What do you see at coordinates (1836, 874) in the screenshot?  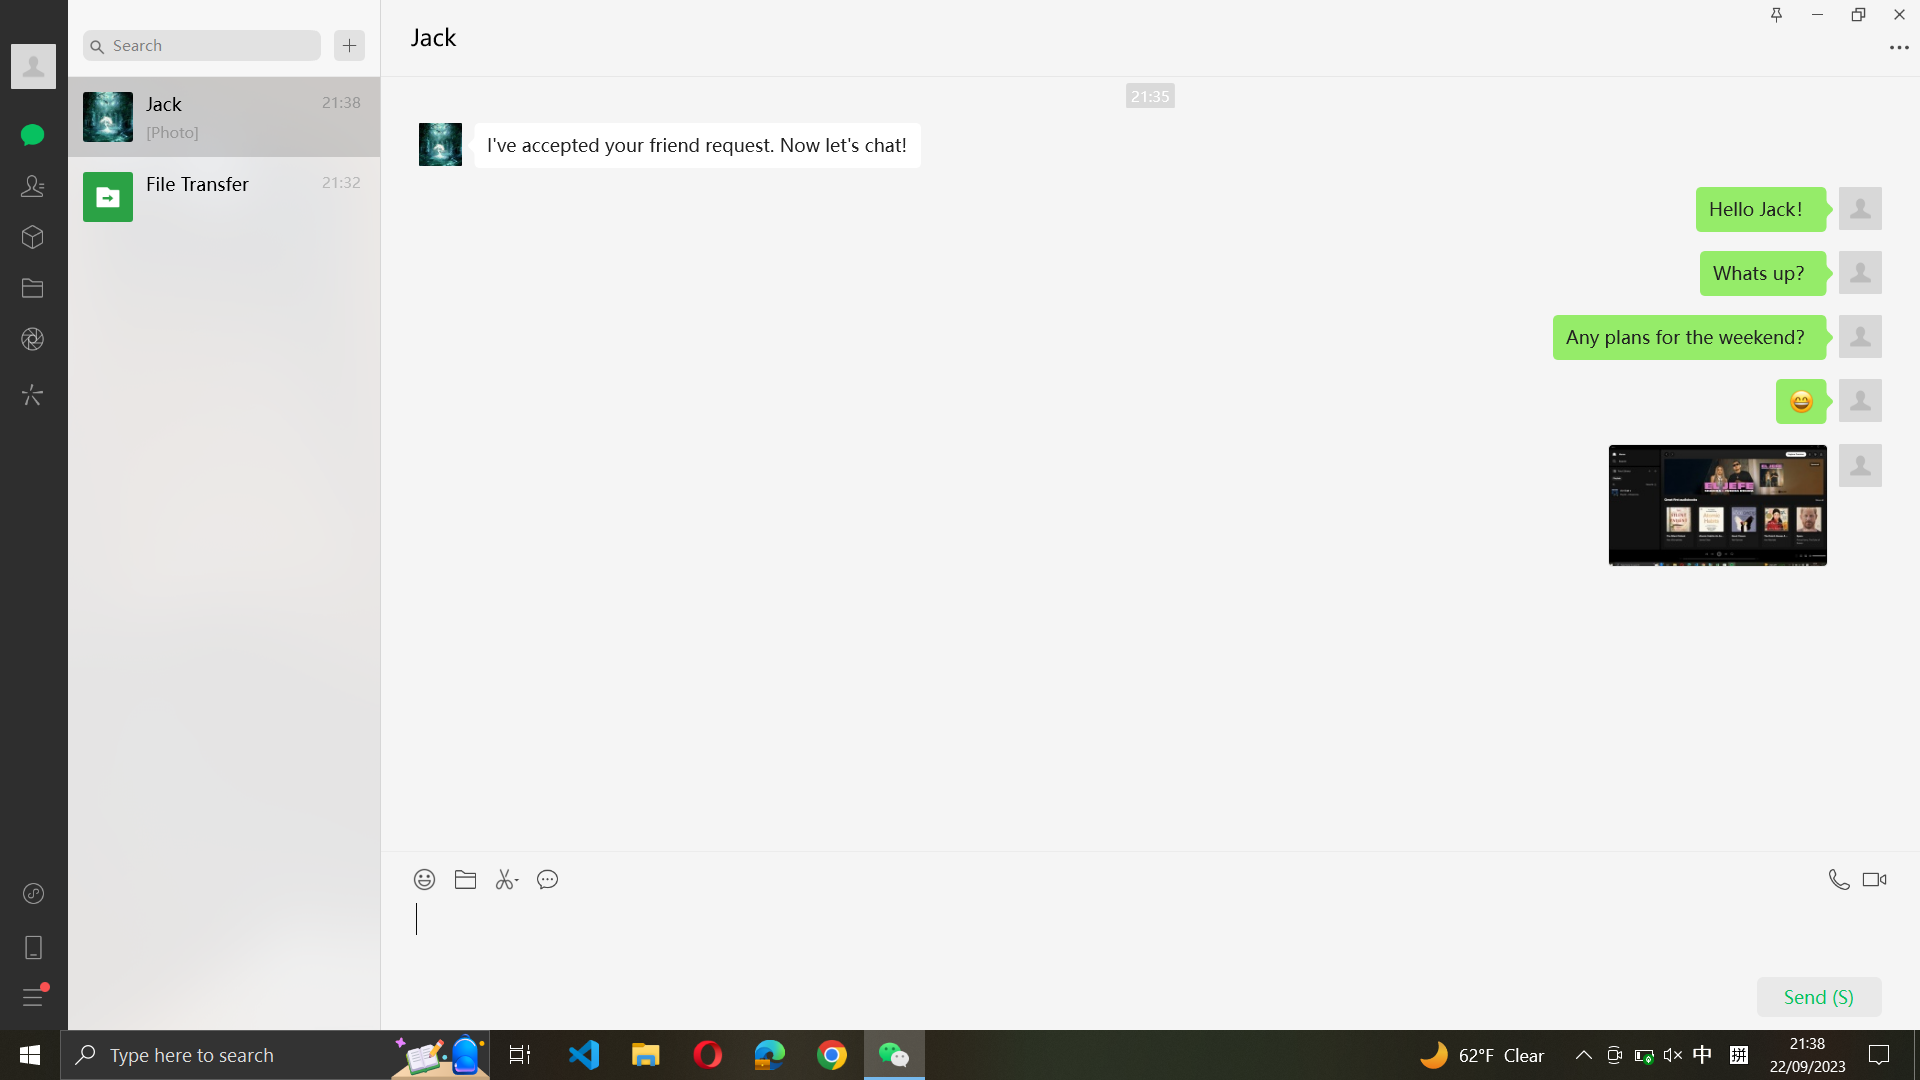 I see `Start a voice call with Jack` at bounding box center [1836, 874].